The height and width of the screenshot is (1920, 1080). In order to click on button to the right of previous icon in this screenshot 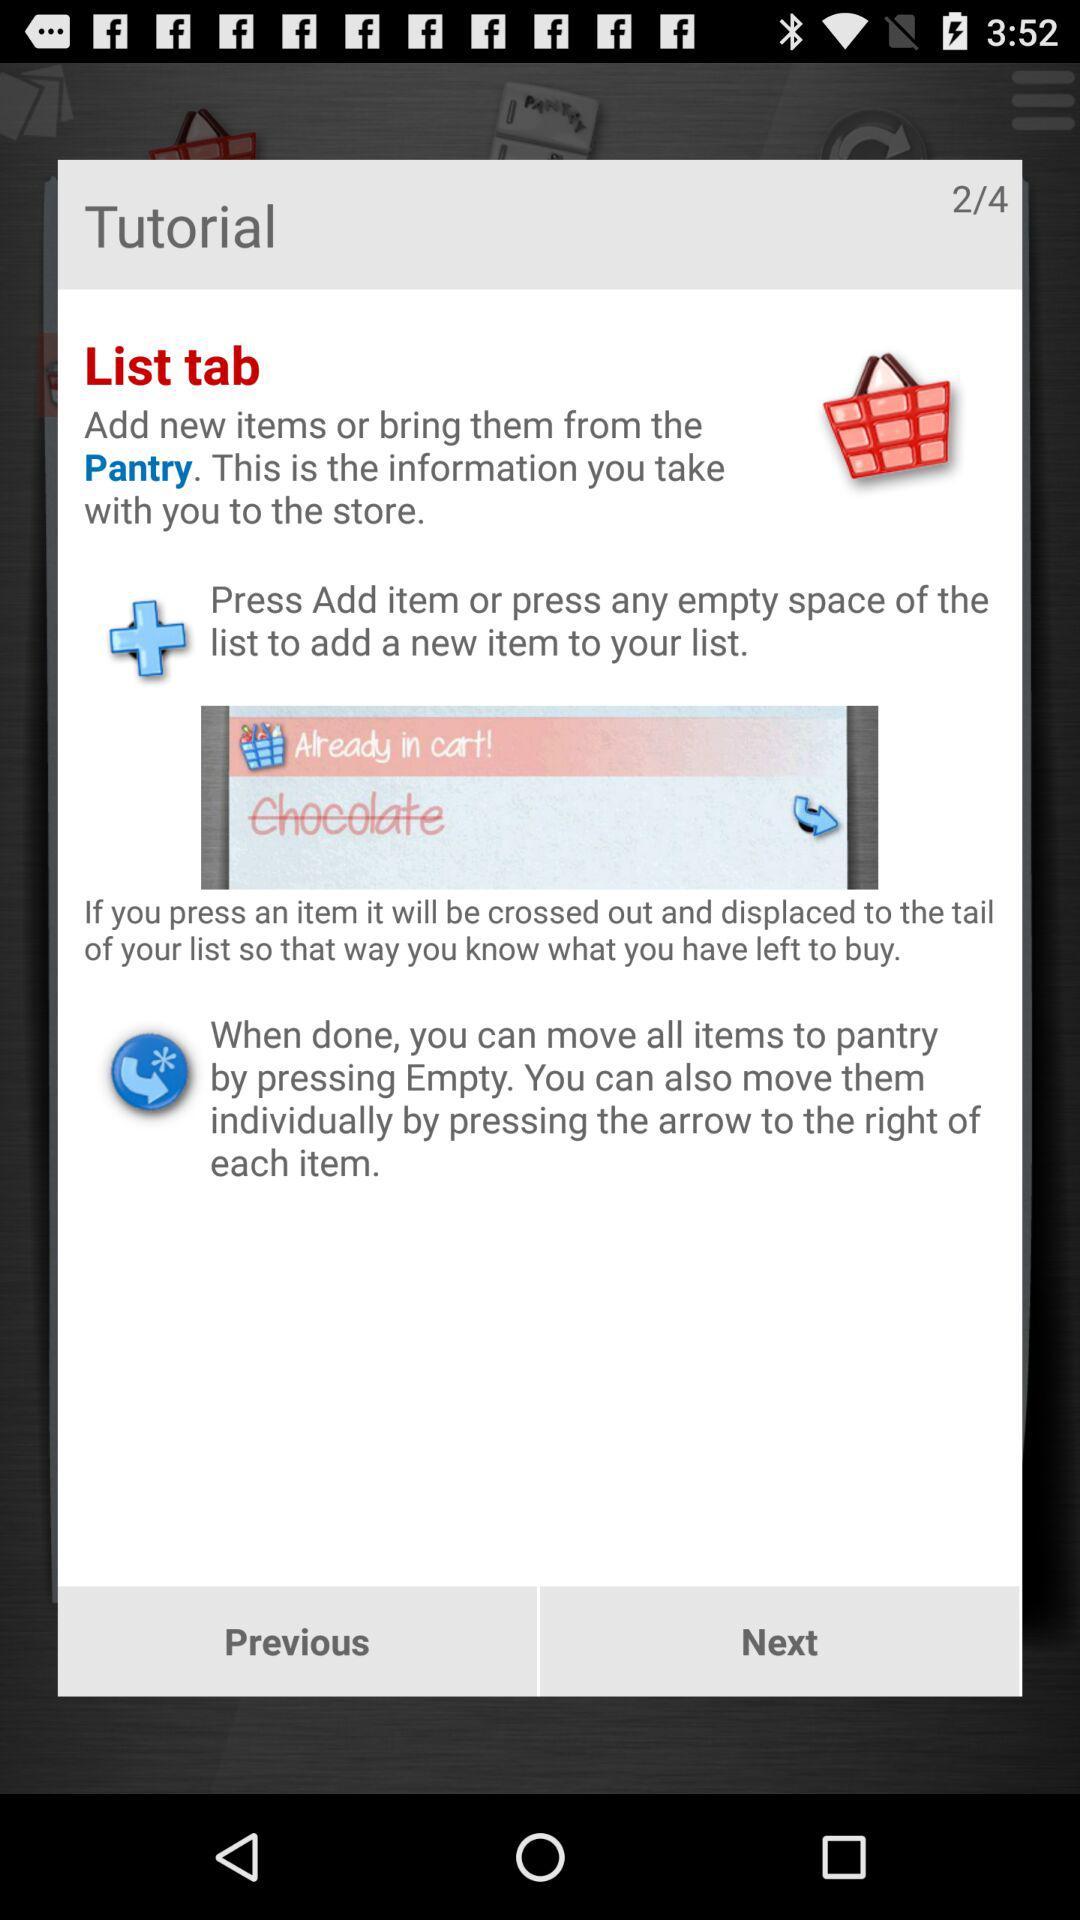, I will do `click(778, 1641)`.